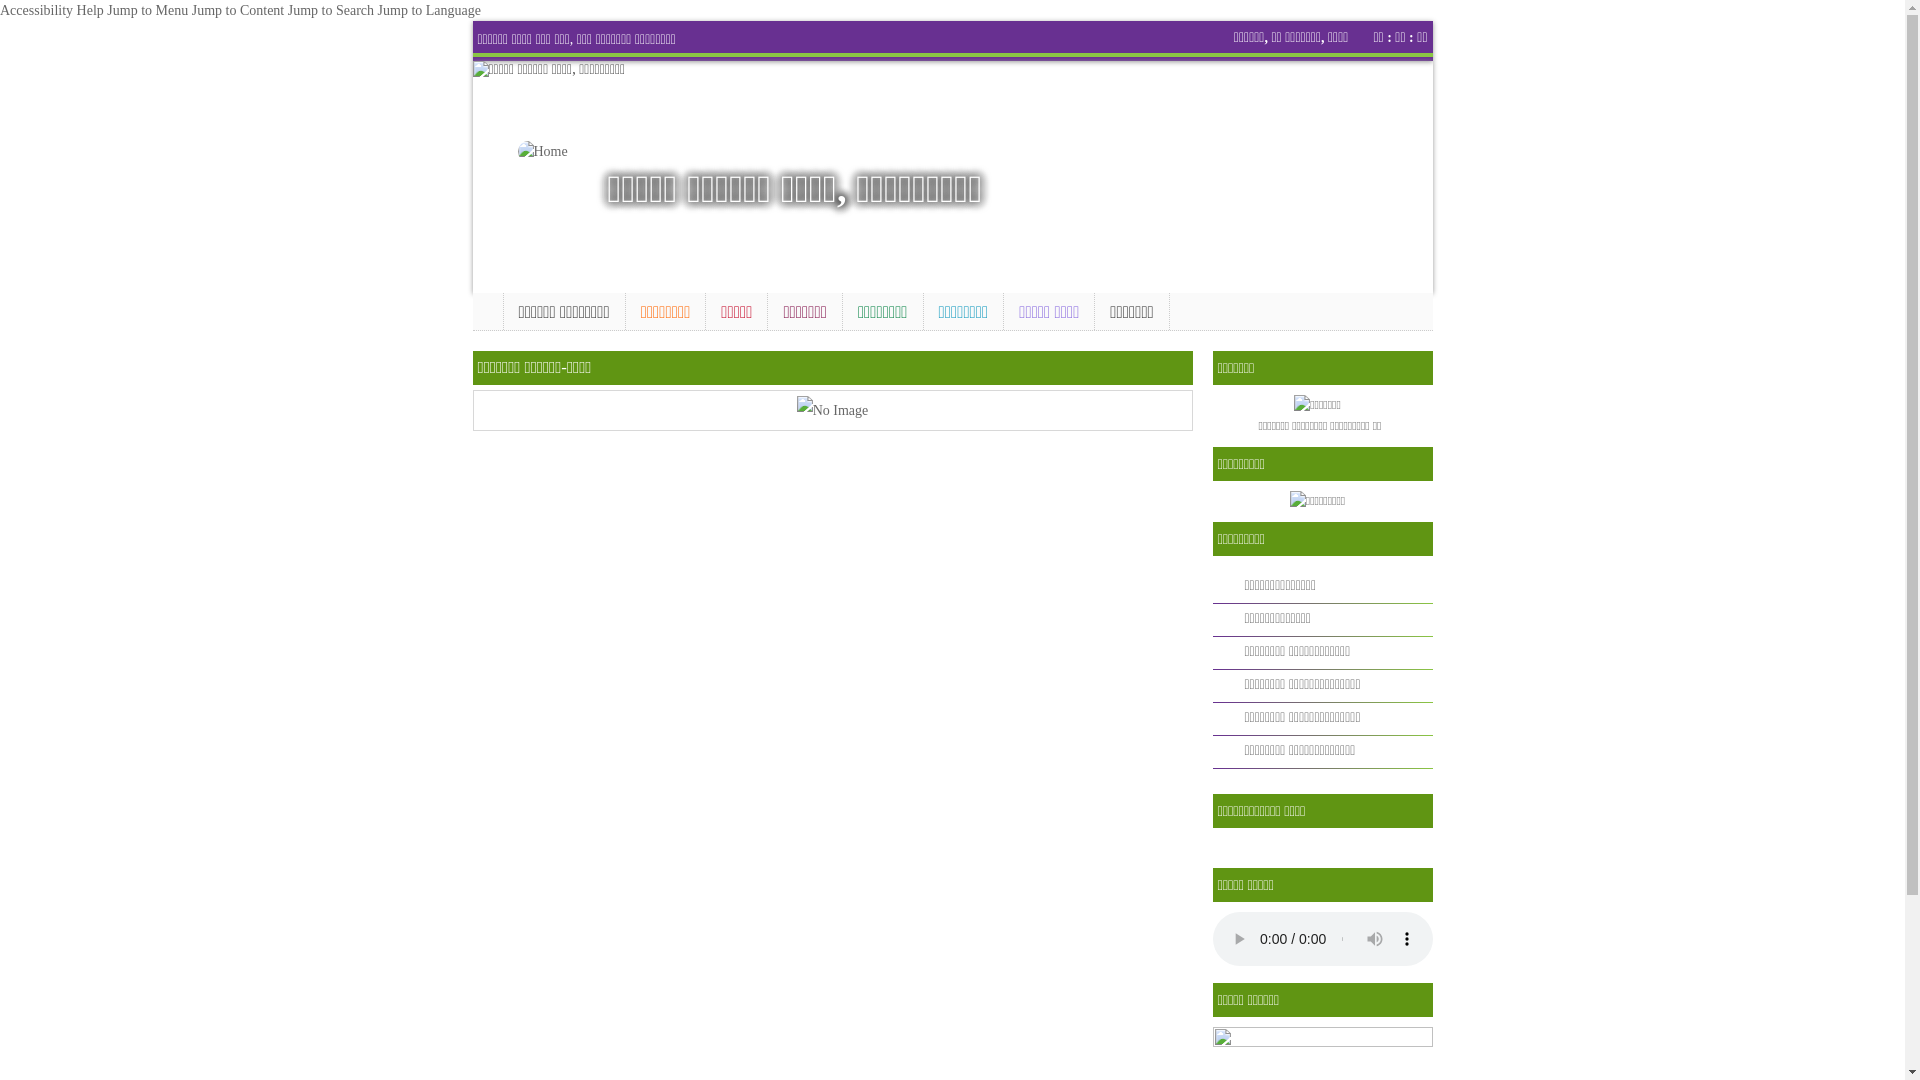  I want to click on 'Jump to Content', so click(238, 10).